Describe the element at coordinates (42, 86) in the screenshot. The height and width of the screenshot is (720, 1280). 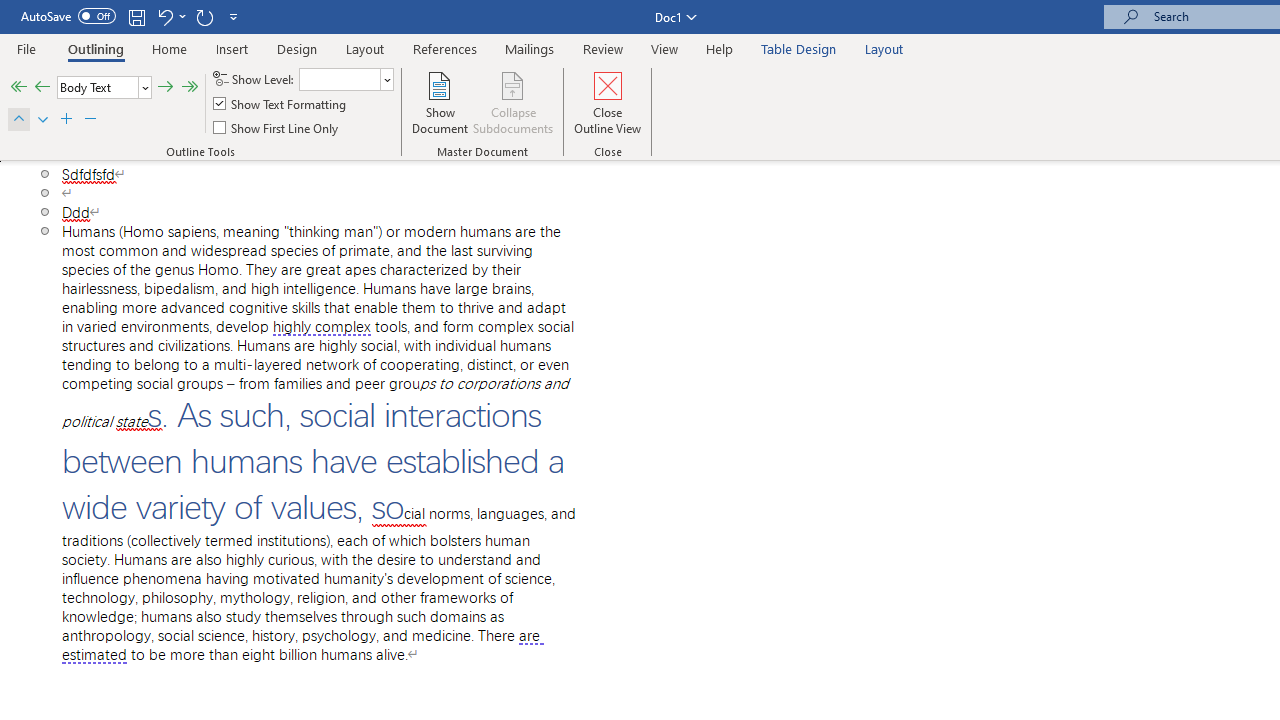
I see `'Promote'` at that location.